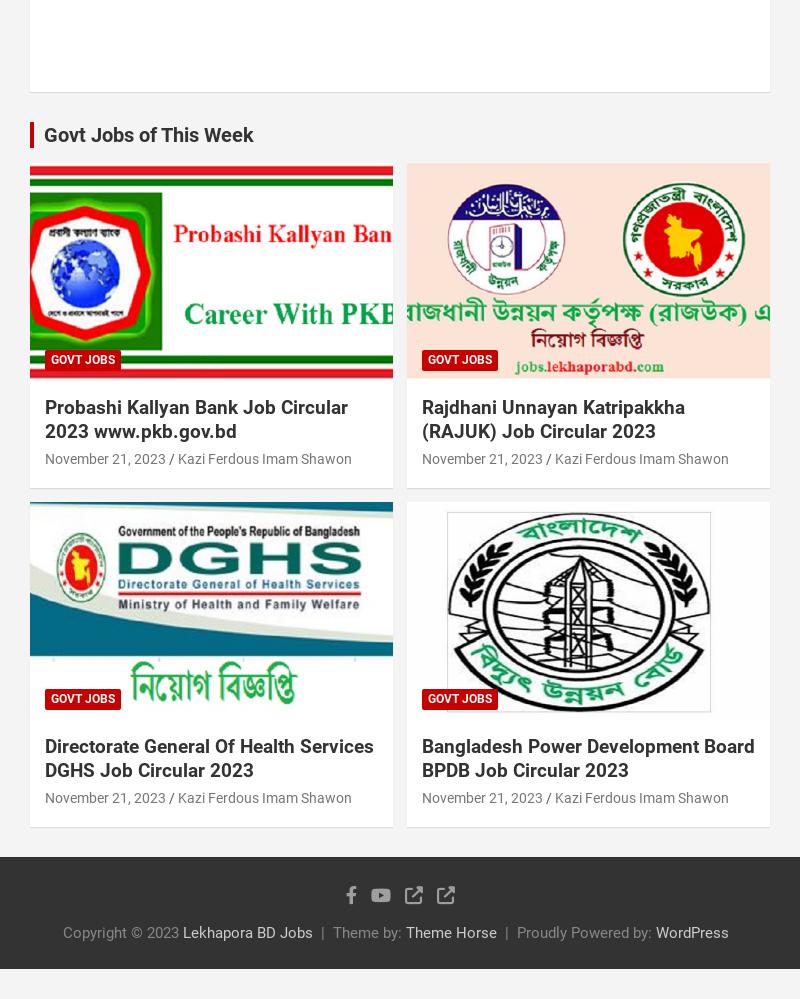 The width and height of the screenshot is (800, 999). I want to click on 'Probashi Kallyan Bank Job Circular 2023 www.pkb.gov.bd', so click(195, 417).